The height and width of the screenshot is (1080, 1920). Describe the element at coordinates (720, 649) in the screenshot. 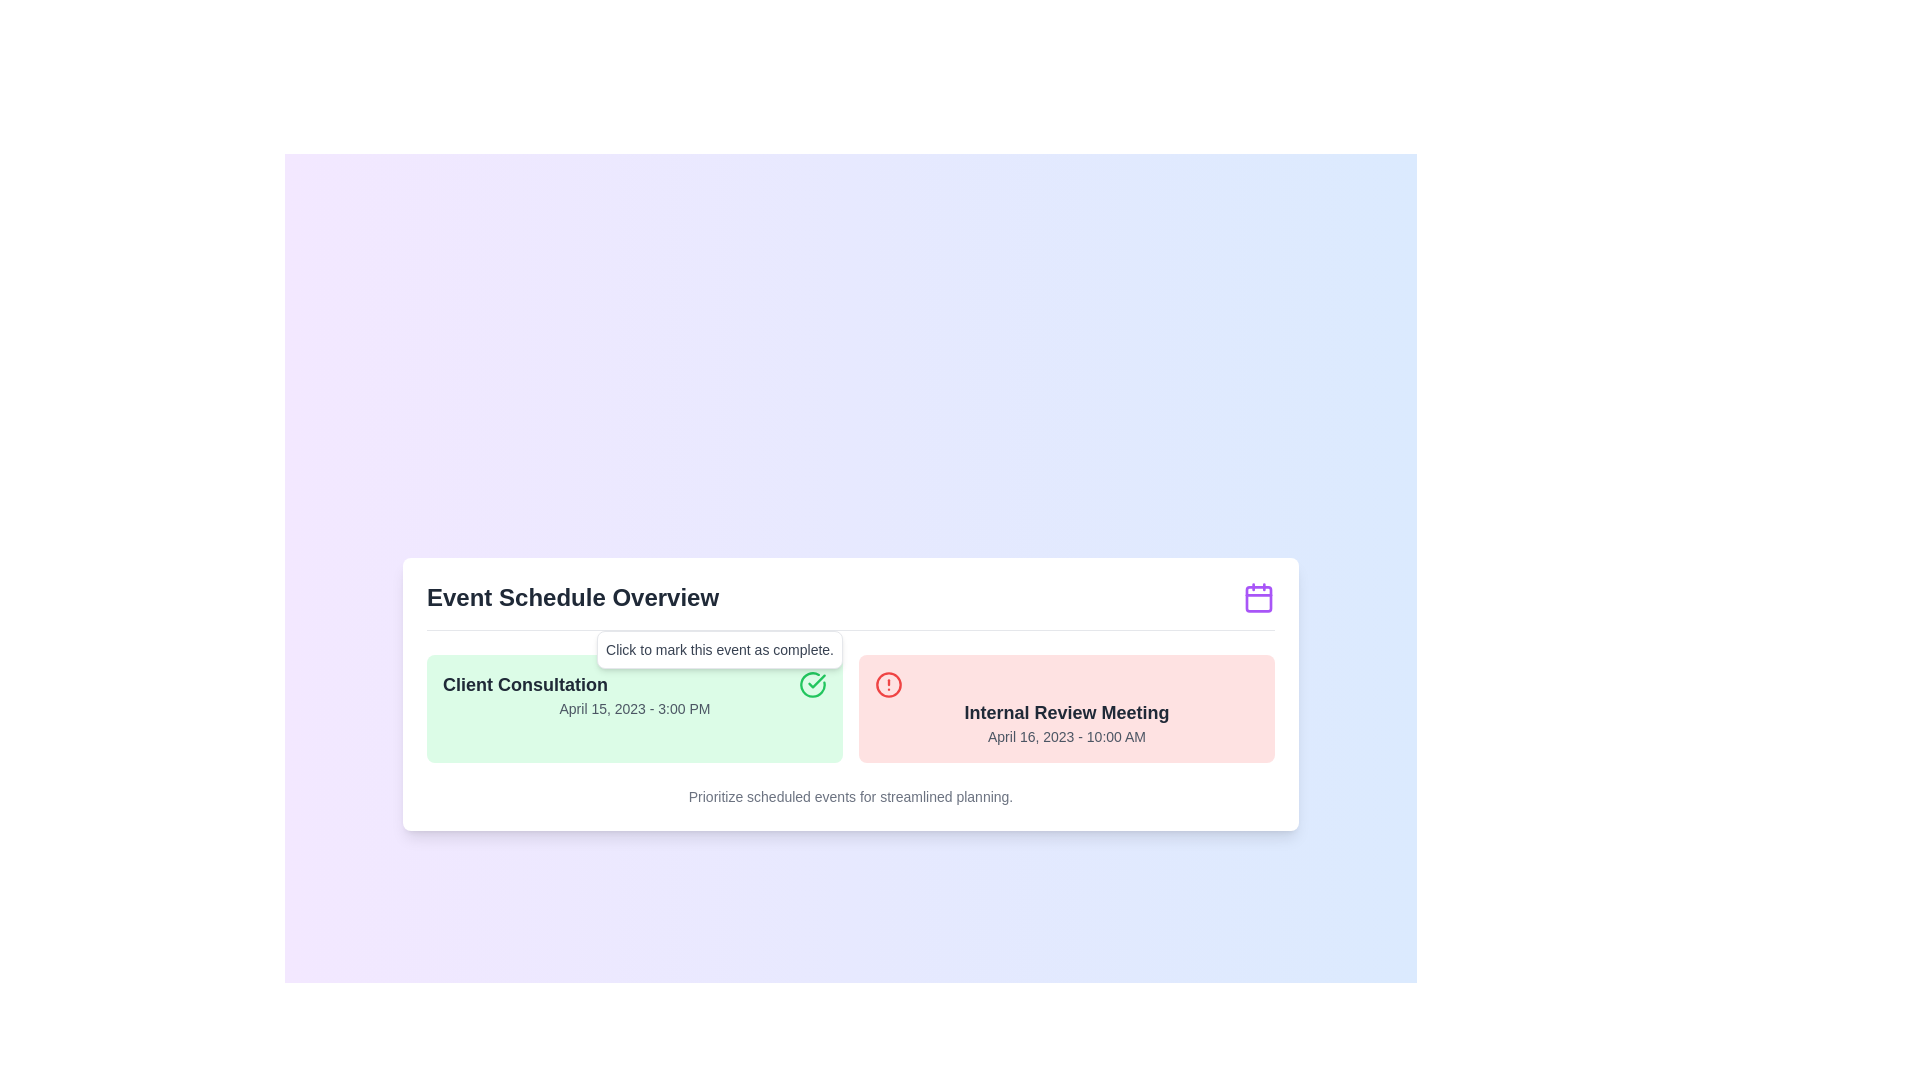

I see `the static text label that reads 'Click to mark this event as complete.' which is styled in a small gray font and located near the top right of the green event card labeled 'Client Consultation'` at that location.